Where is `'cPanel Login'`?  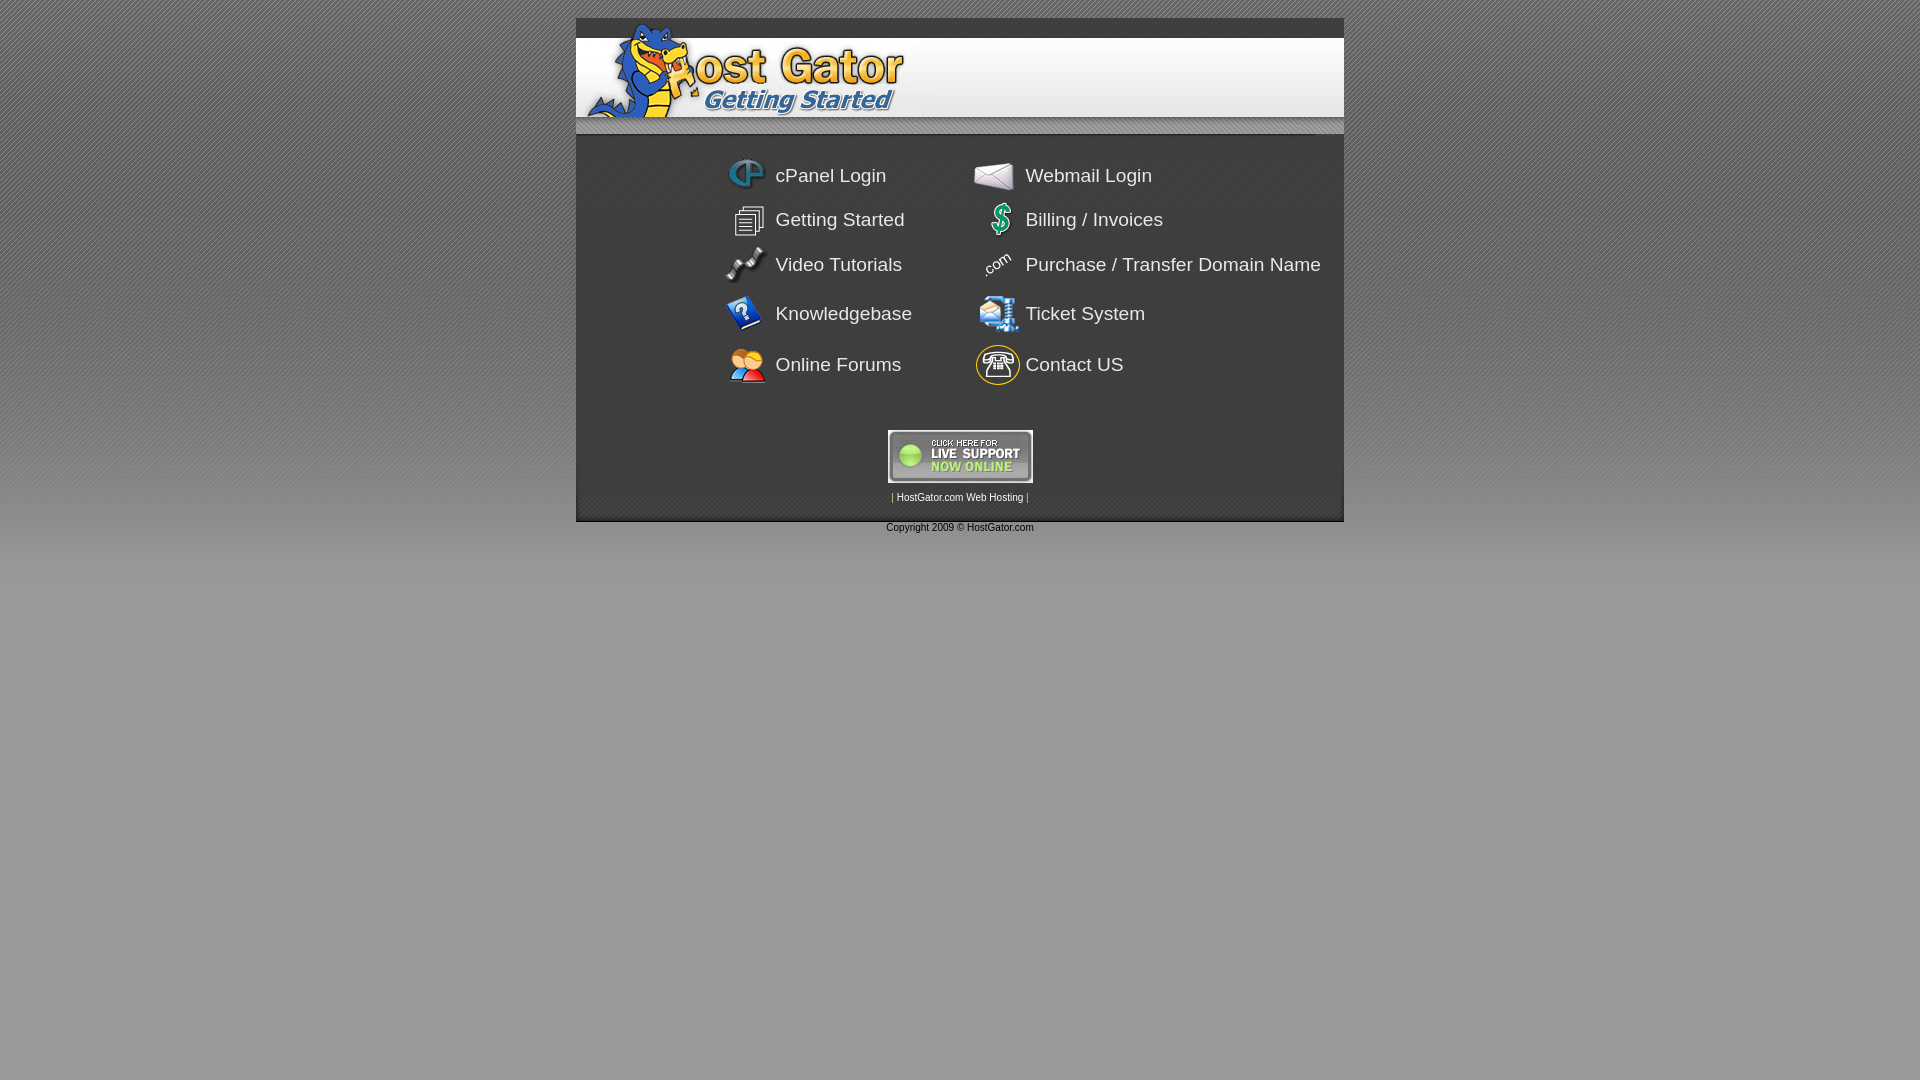
'cPanel Login' is located at coordinates (831, 174).